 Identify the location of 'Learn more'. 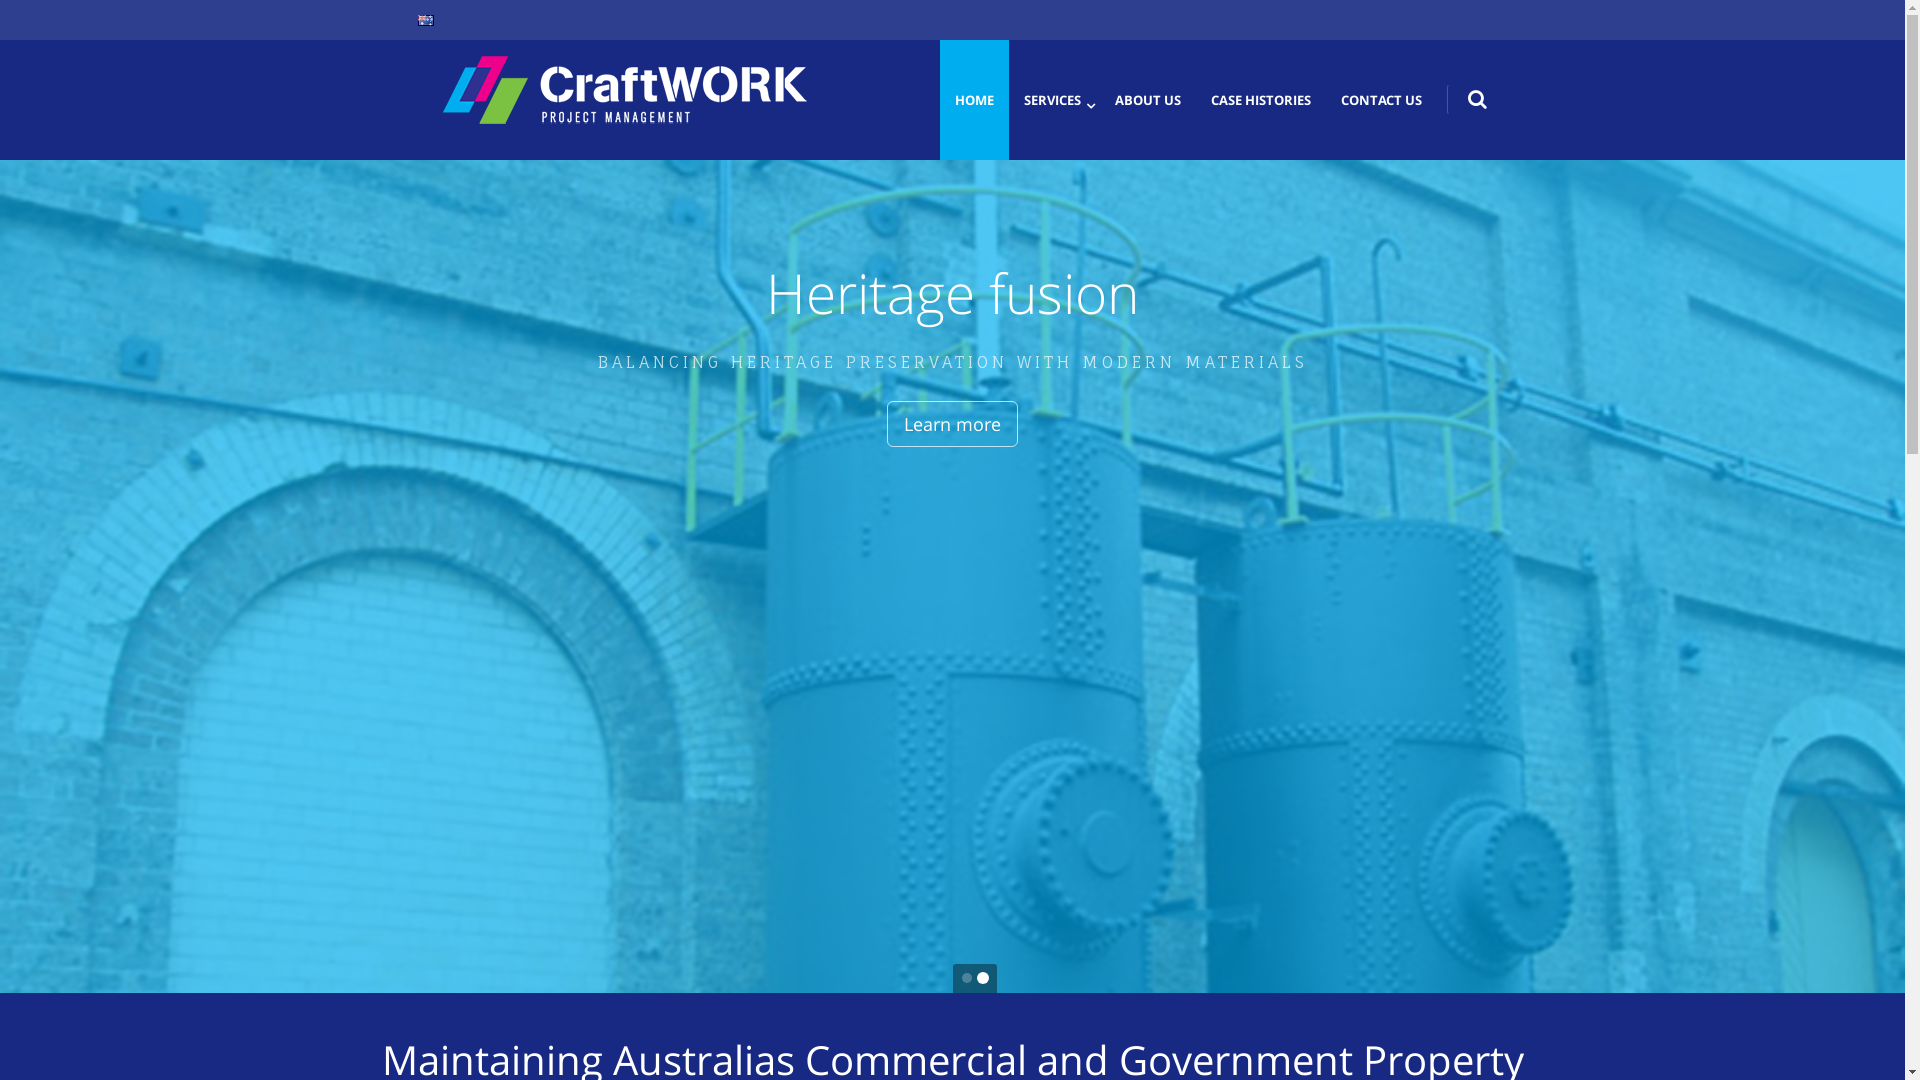
(978, 423).